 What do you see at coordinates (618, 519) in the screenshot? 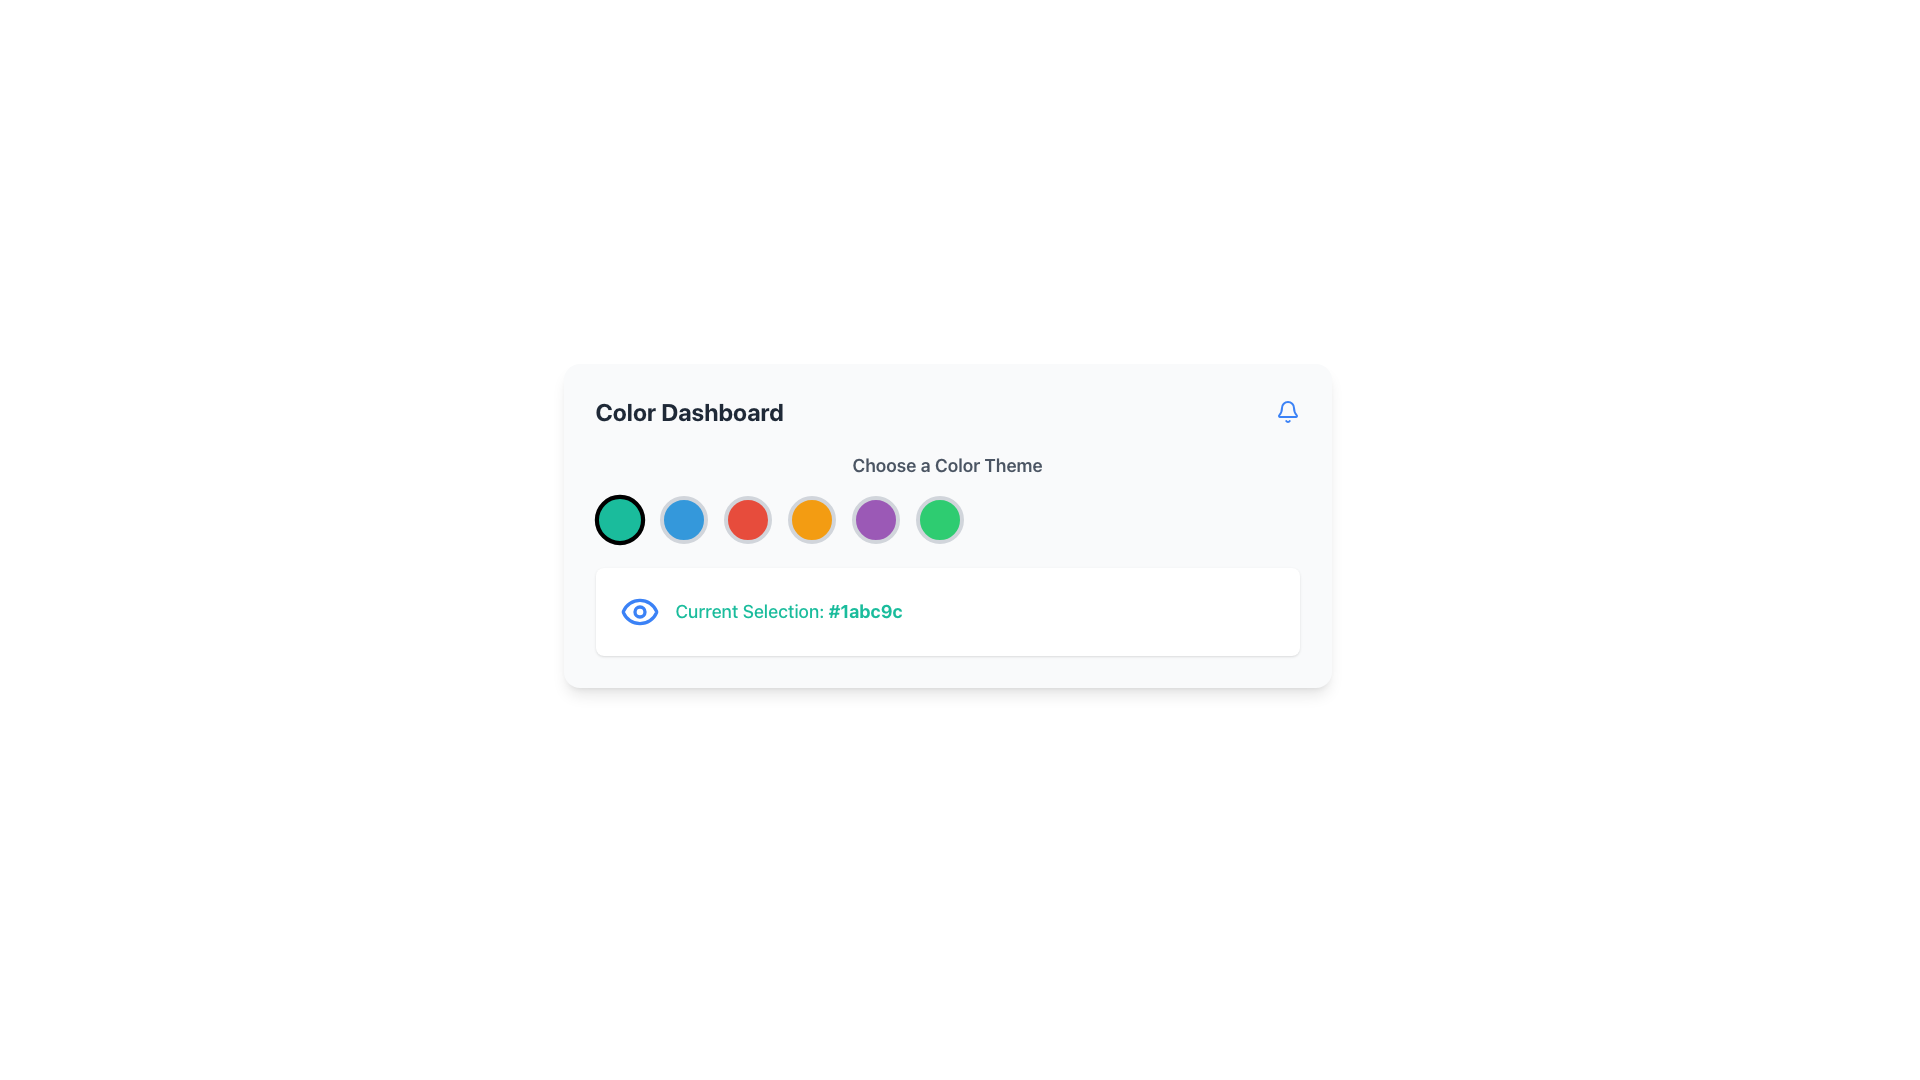
I see `the circular teal green button with a black border located under the title 'Color Dashboard'` at bounding box center [618, 519].